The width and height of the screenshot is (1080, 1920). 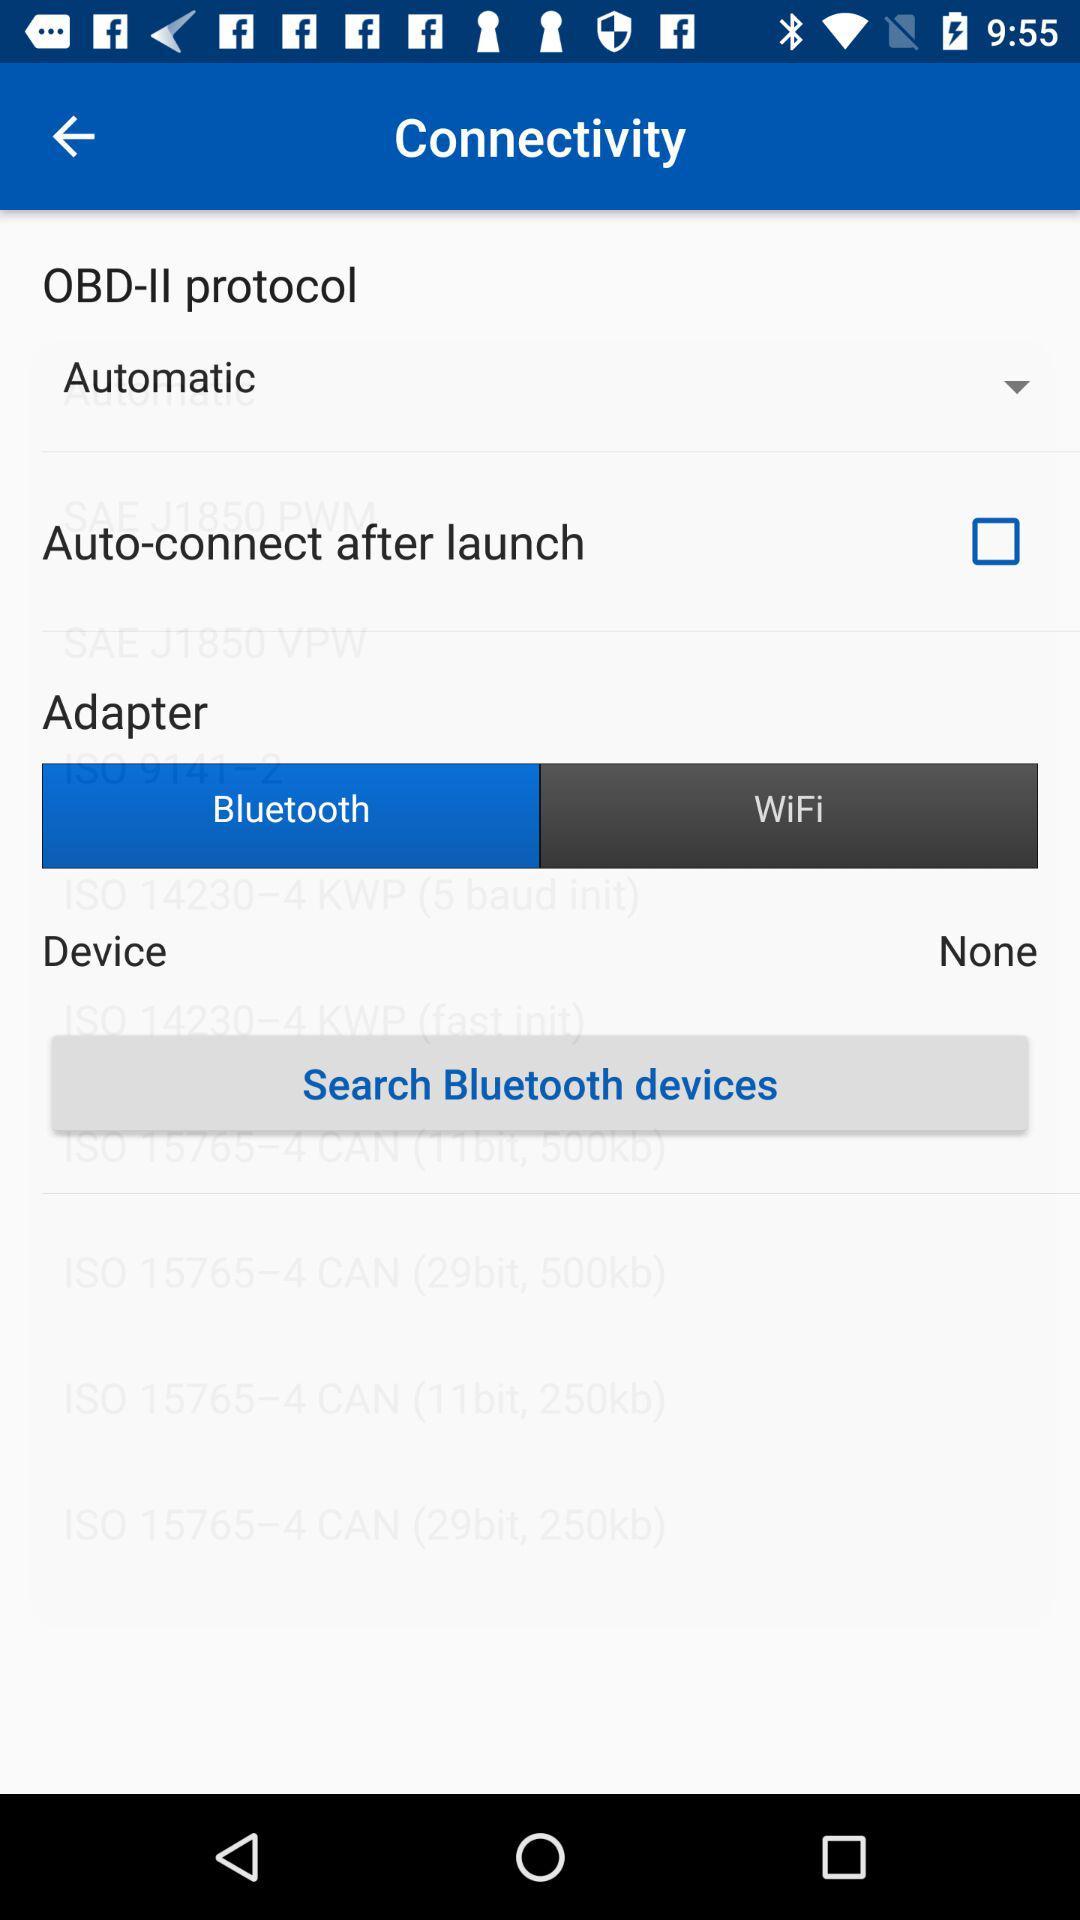 I want to click on item next to the bluetooth item, so click(x=788, y=816).